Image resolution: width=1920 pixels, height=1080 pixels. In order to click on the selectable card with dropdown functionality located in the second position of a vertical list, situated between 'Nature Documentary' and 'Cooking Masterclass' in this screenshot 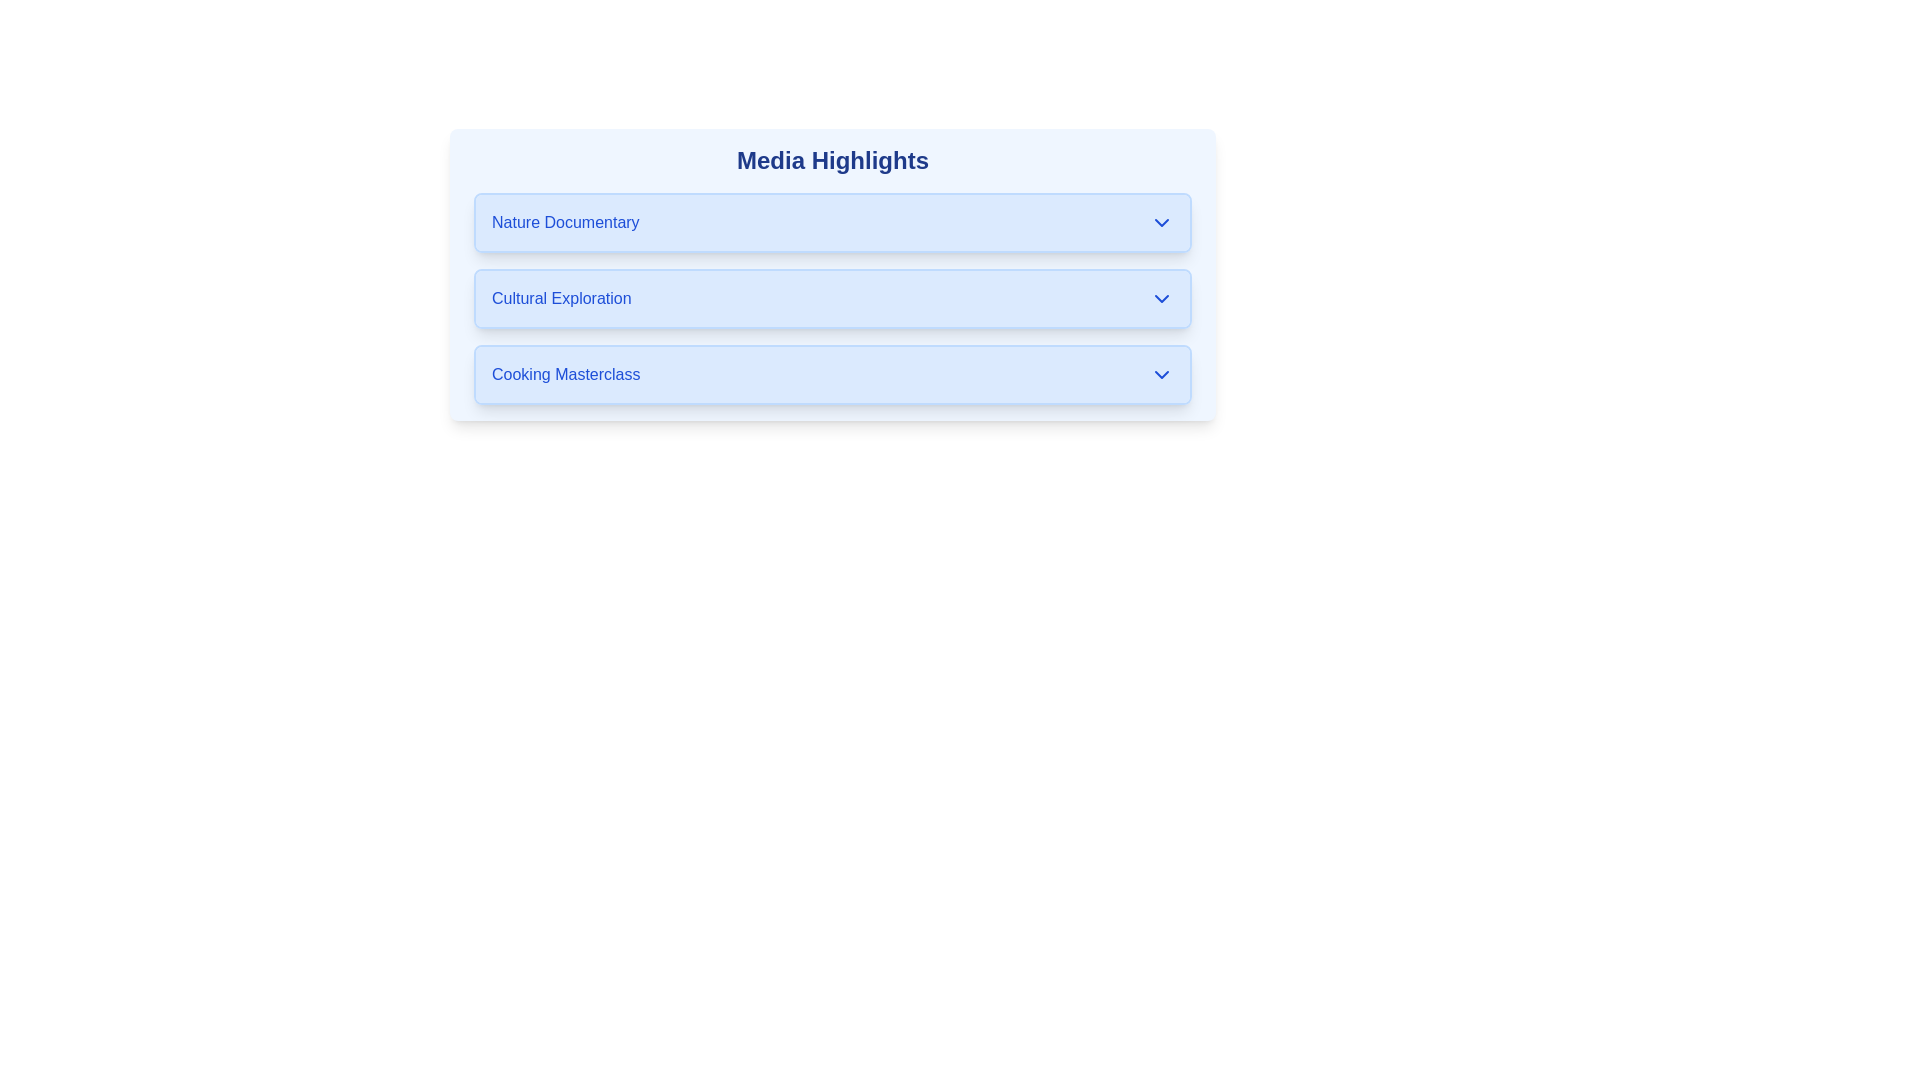, I will do `click(833, 274)`.